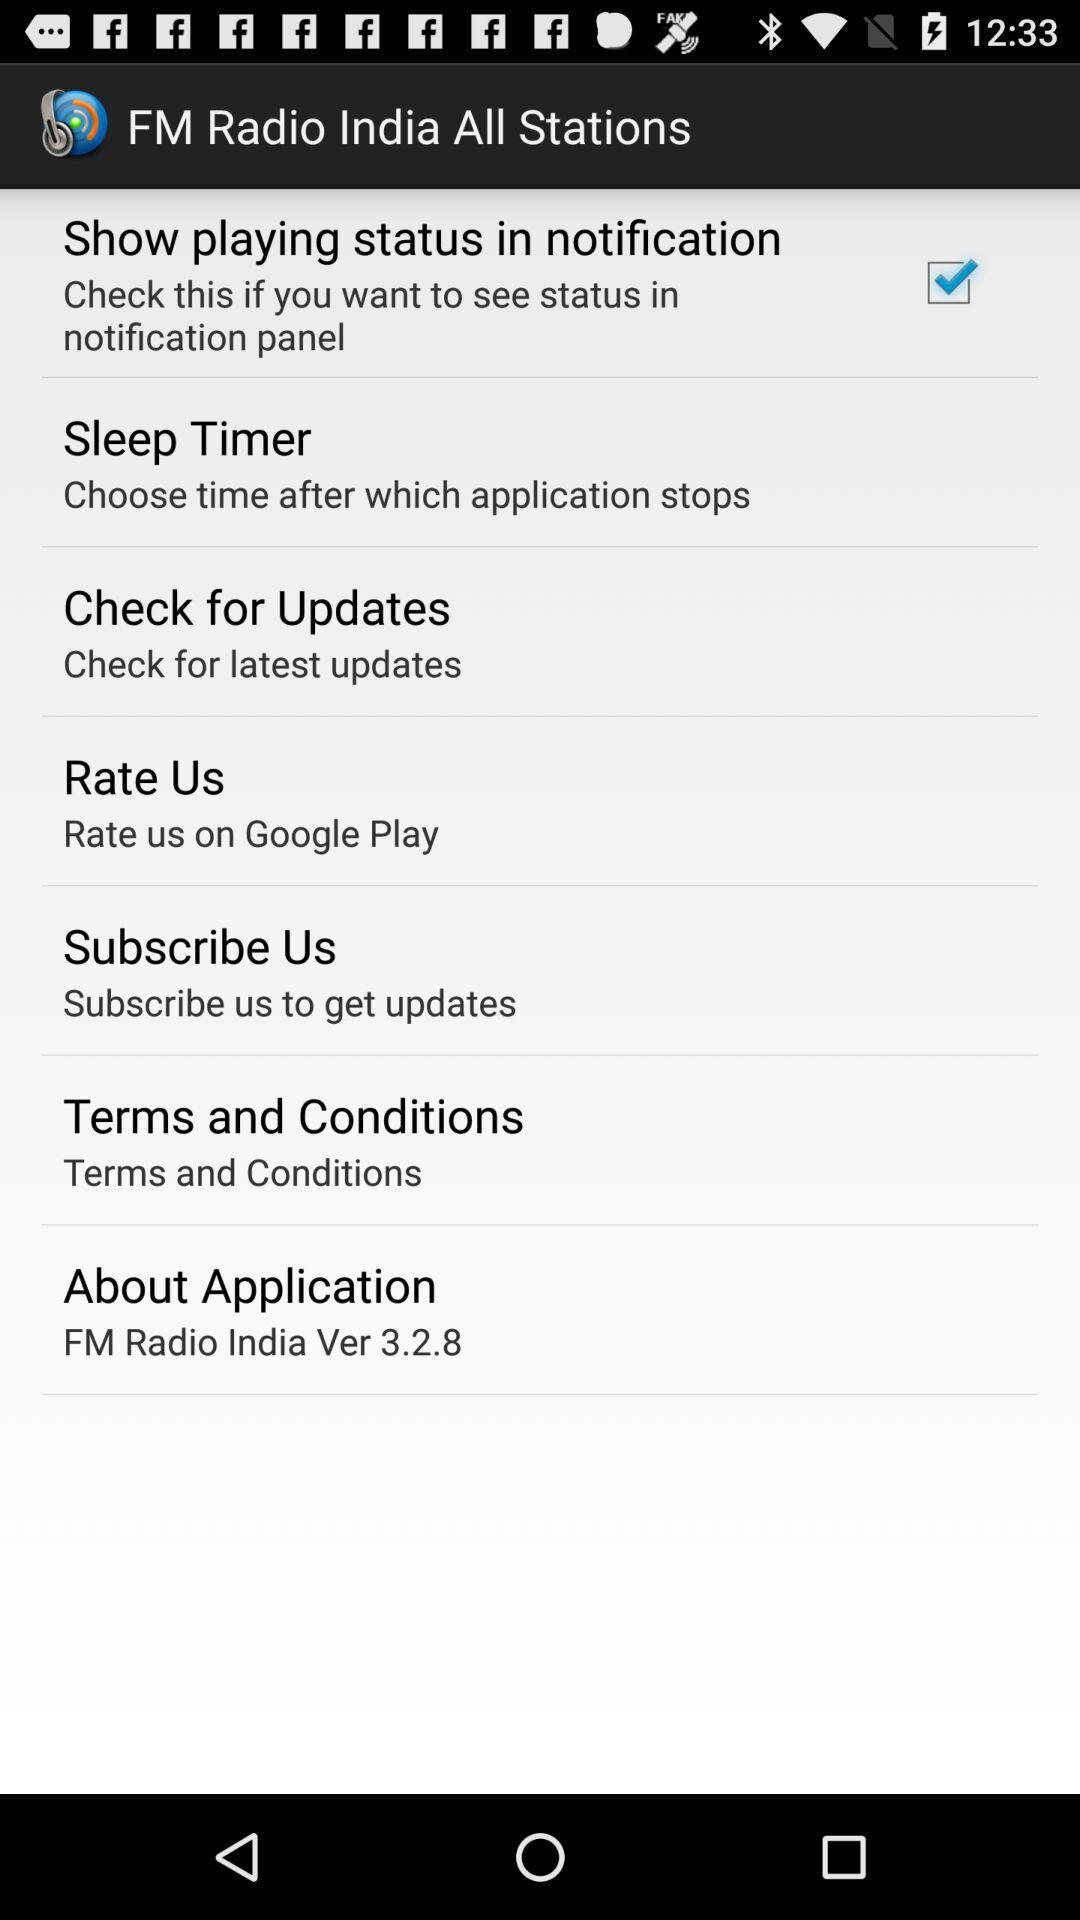 The width and height of the screenshot is (1080, 1920). Describe the element at coordinates (421, 236) in the screenshot. I see `the icon above the check this if item` at that location.